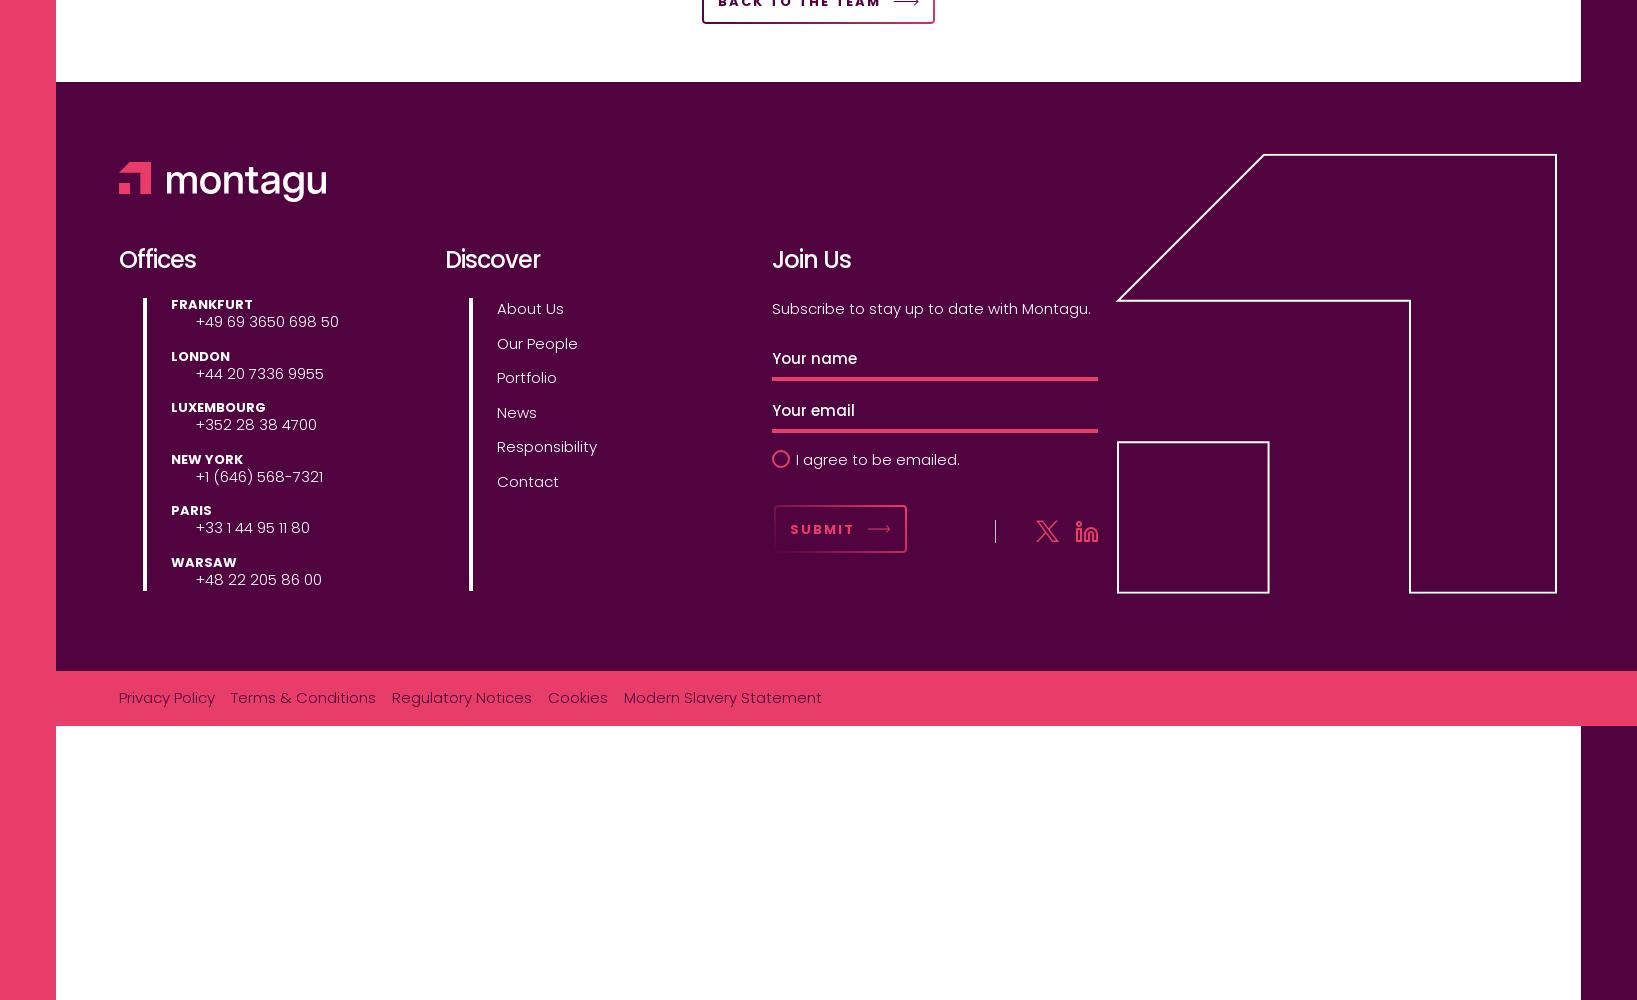  Describe the element at coordinates (722, 696) in the screenshot. I see `'Modern Slavery Statement'` at that location.